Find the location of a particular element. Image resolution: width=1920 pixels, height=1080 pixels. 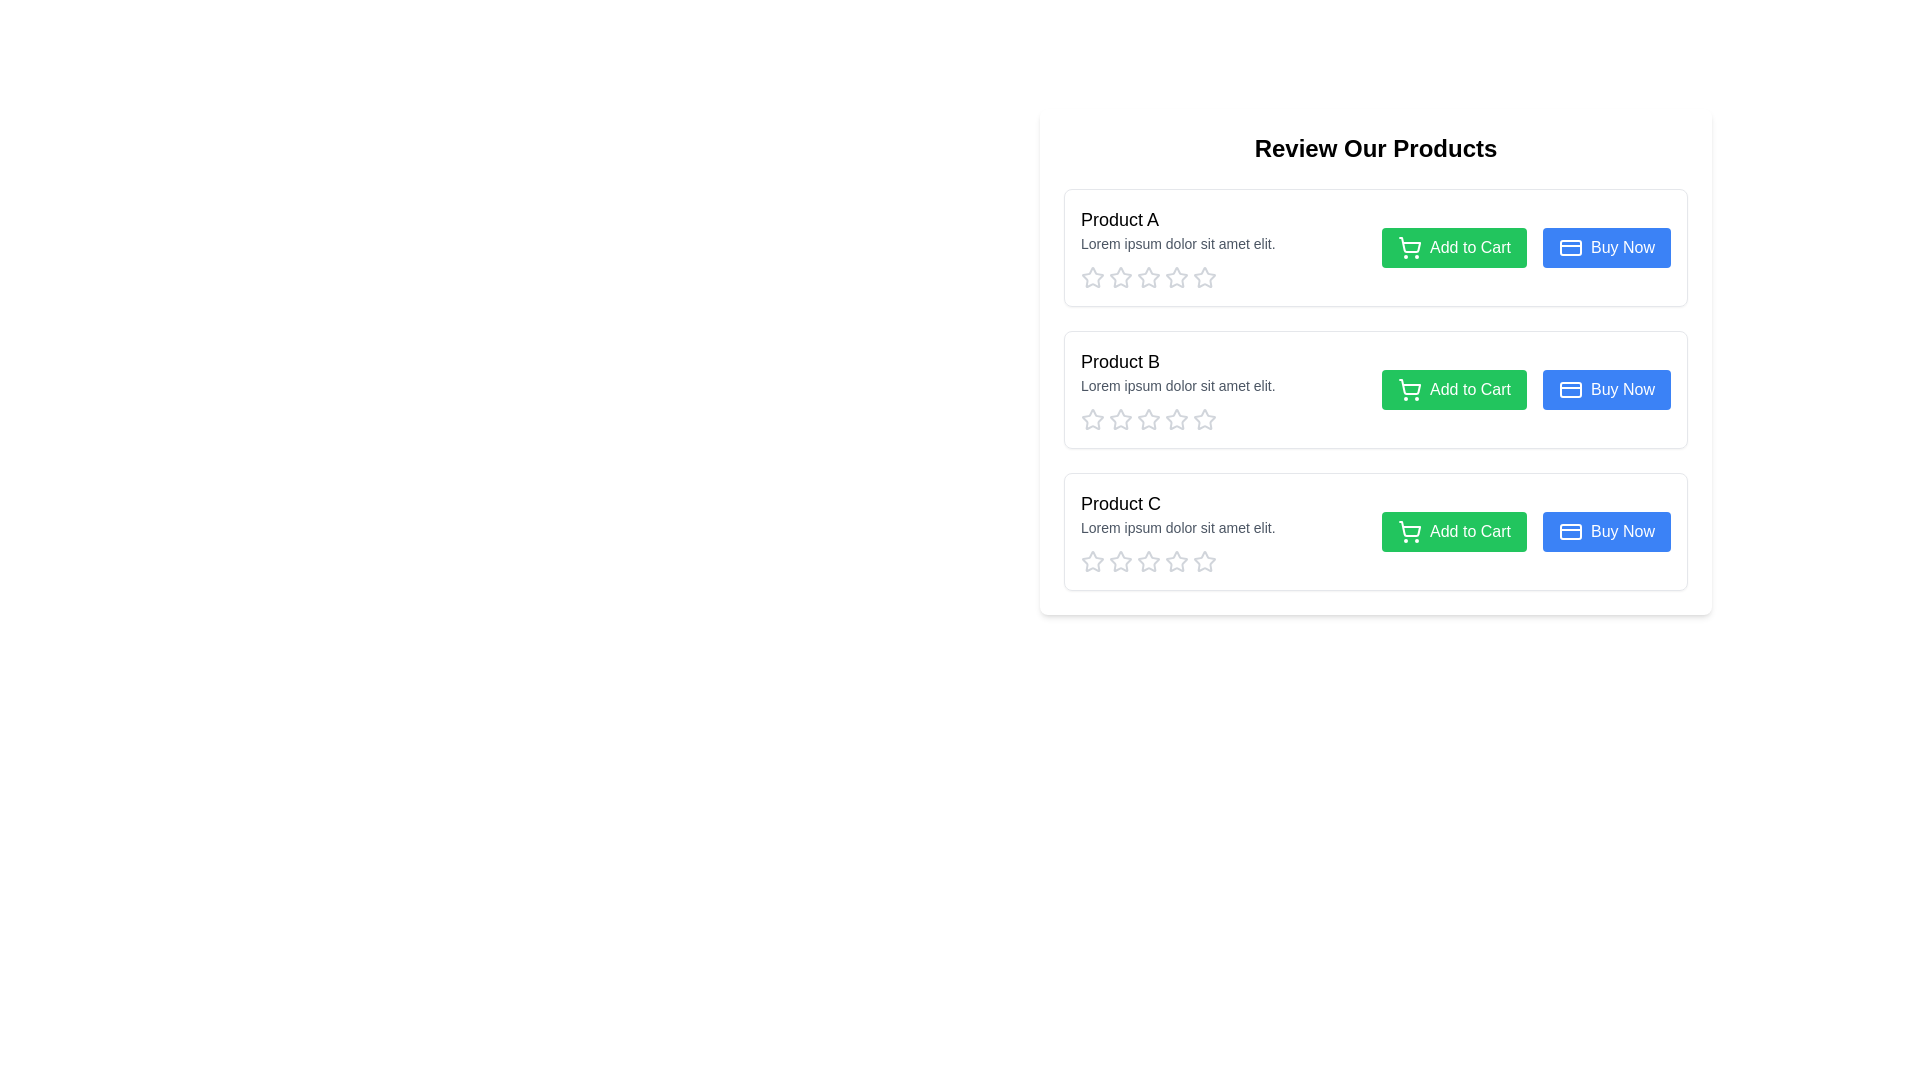

the green 'Add to Cart' button with white text and a shopping cart icon to change its color is located at coordinates (1454, 531).